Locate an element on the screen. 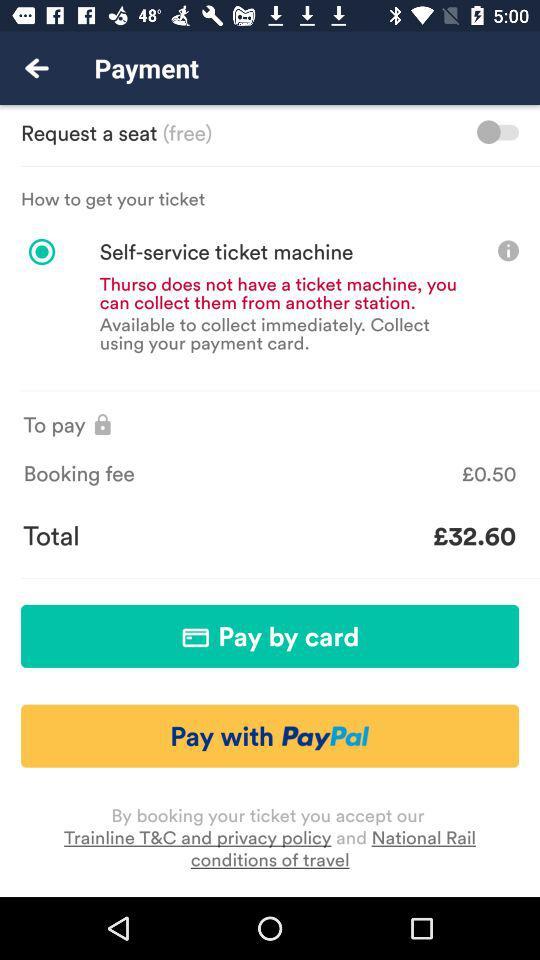 This screenshot has width=540, height=960. the self service ticket icon is located at coordinates (198, 251).